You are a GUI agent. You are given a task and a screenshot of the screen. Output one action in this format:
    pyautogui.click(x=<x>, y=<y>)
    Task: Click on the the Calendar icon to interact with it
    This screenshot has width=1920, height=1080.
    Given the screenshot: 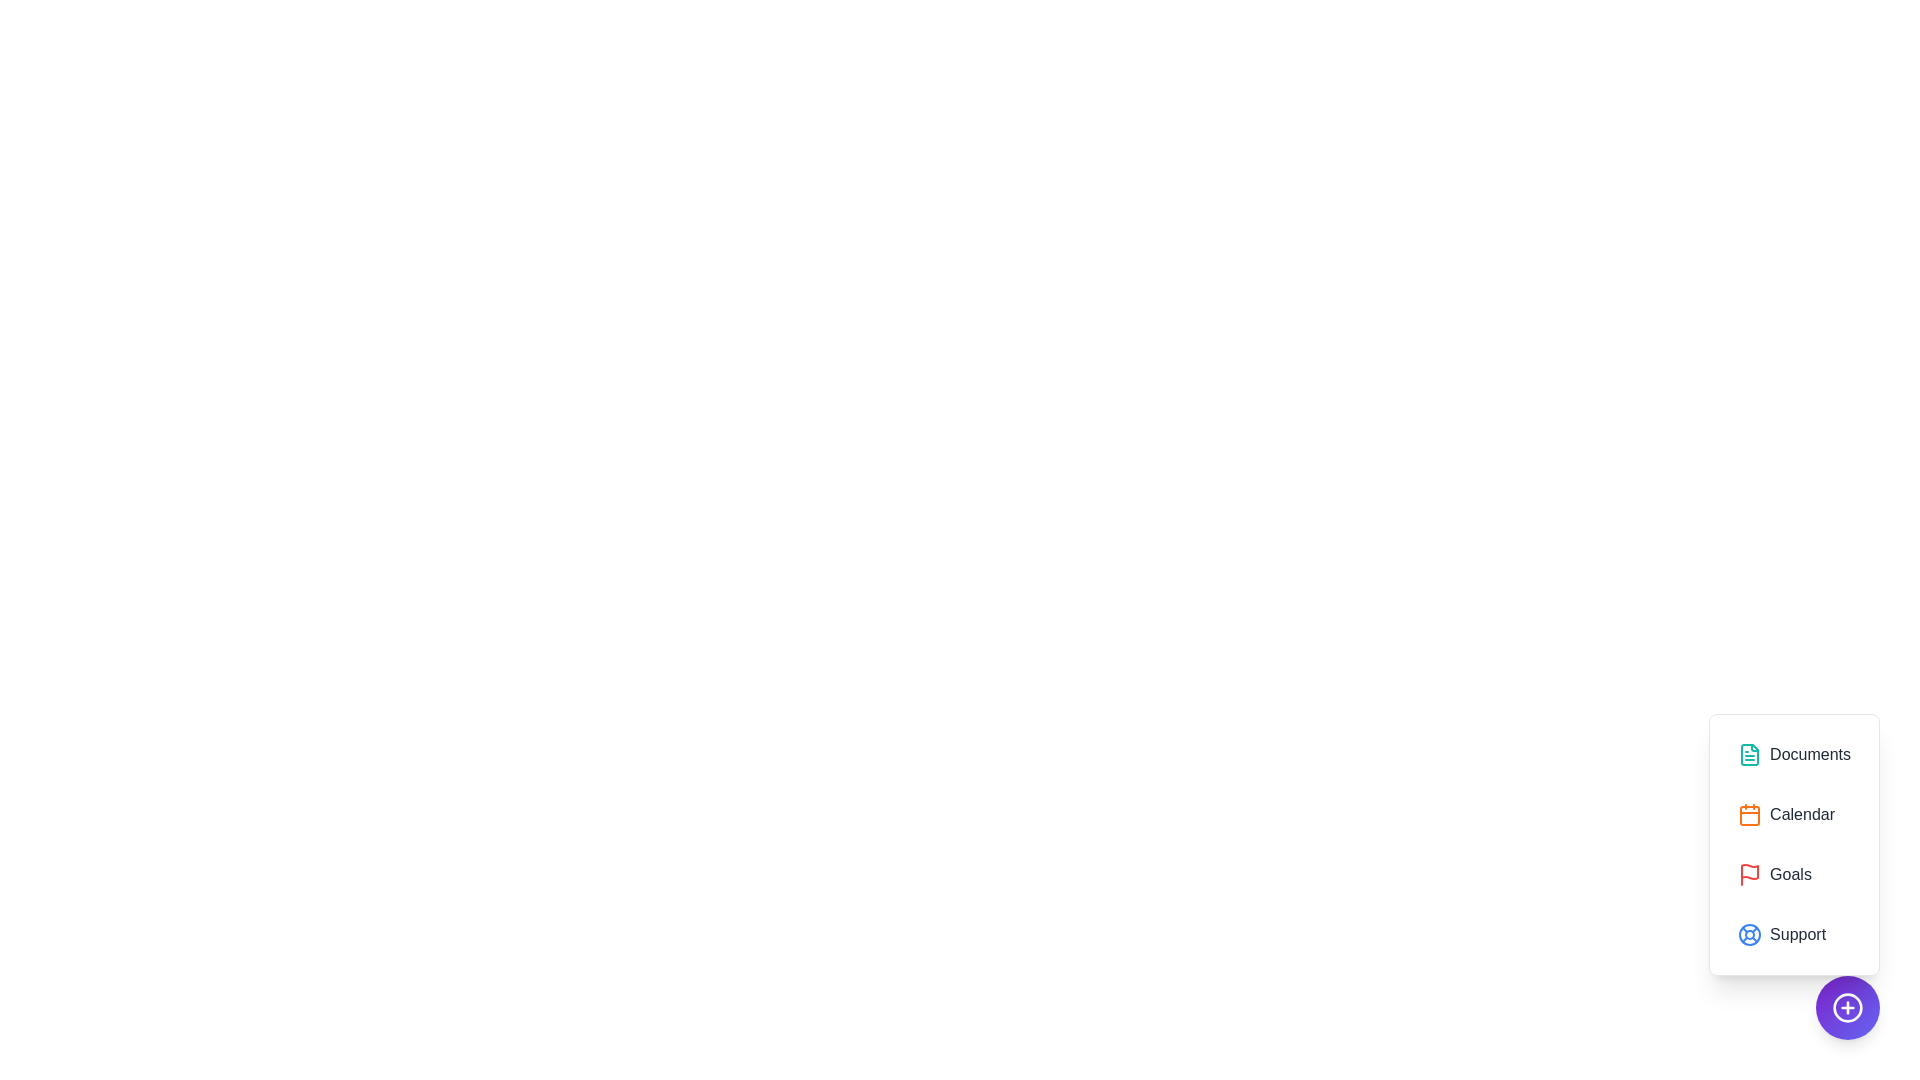 What is the action you would take?
    pyautogui.click(x=1794, y=814)
    